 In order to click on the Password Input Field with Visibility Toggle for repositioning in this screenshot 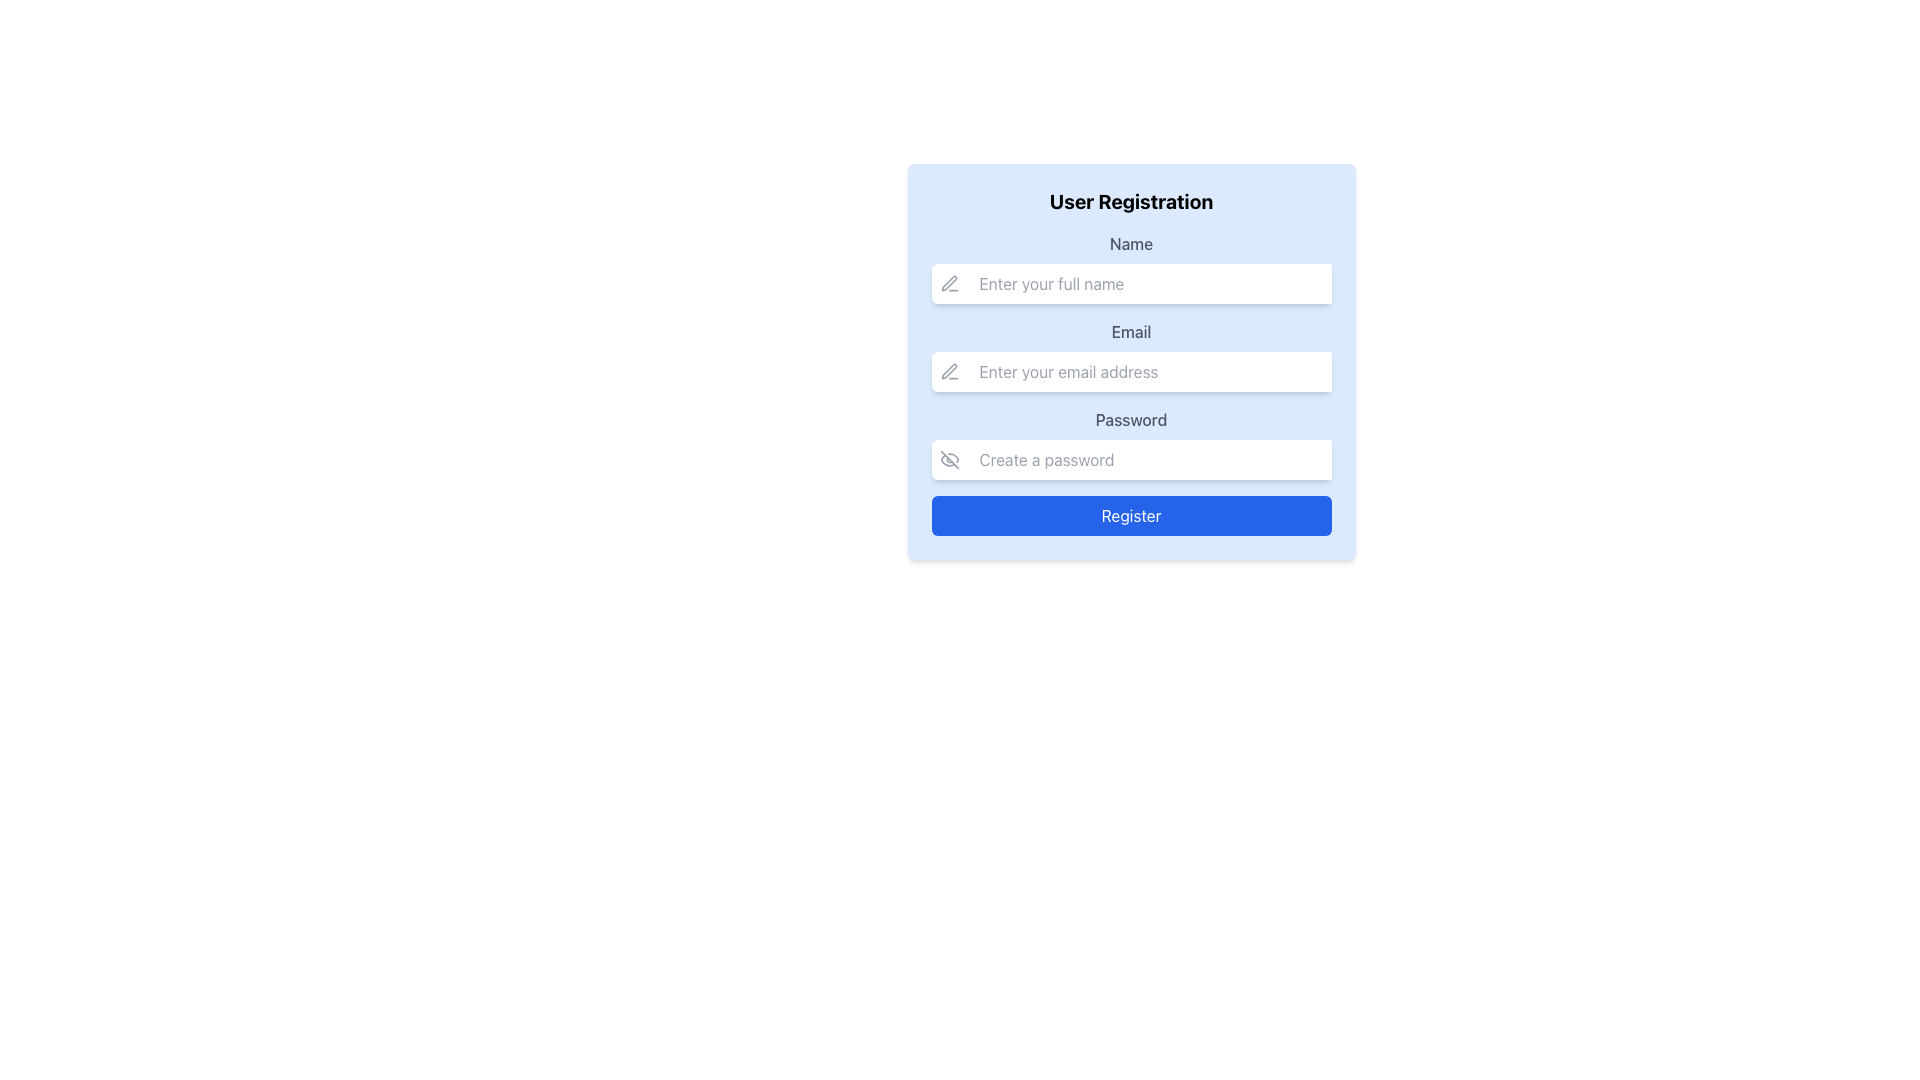, I will do `click(1131, 459)`.